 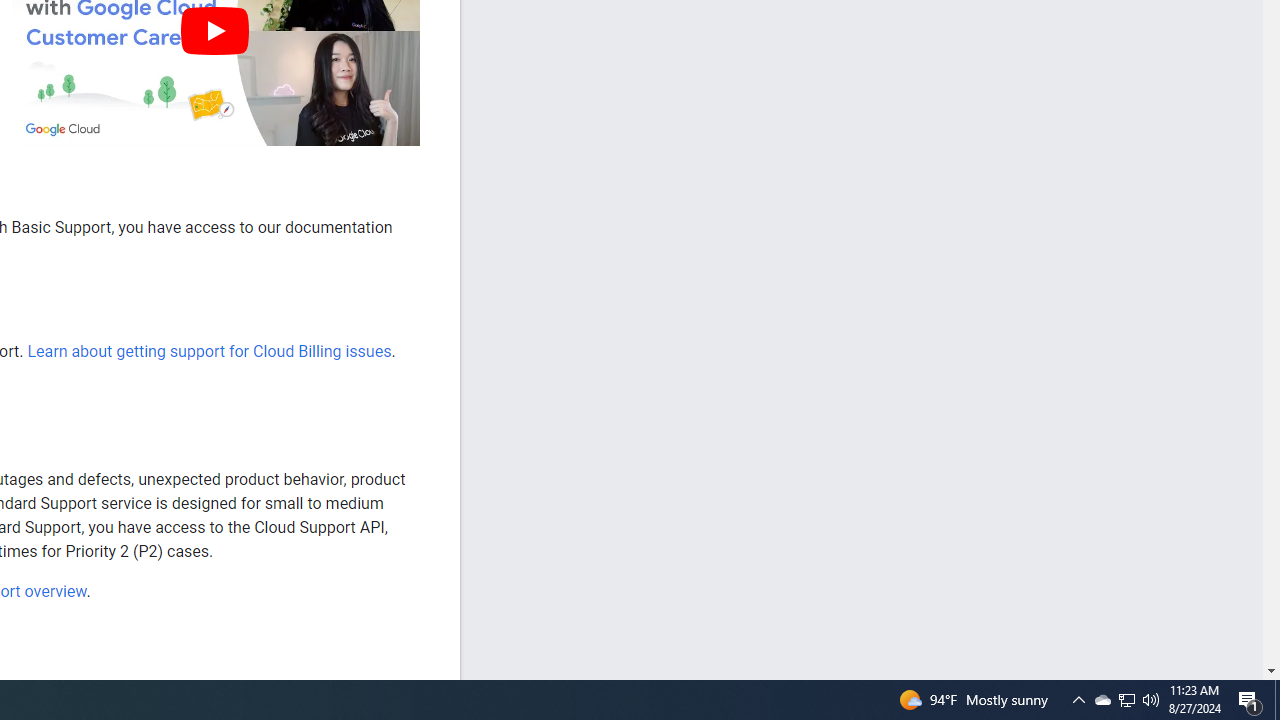 What do you see at coordinates (209, 350) in the screenshot?
I see `'Learn about getting support for Cloud Billing issues'` at bounding box center [209, 350].